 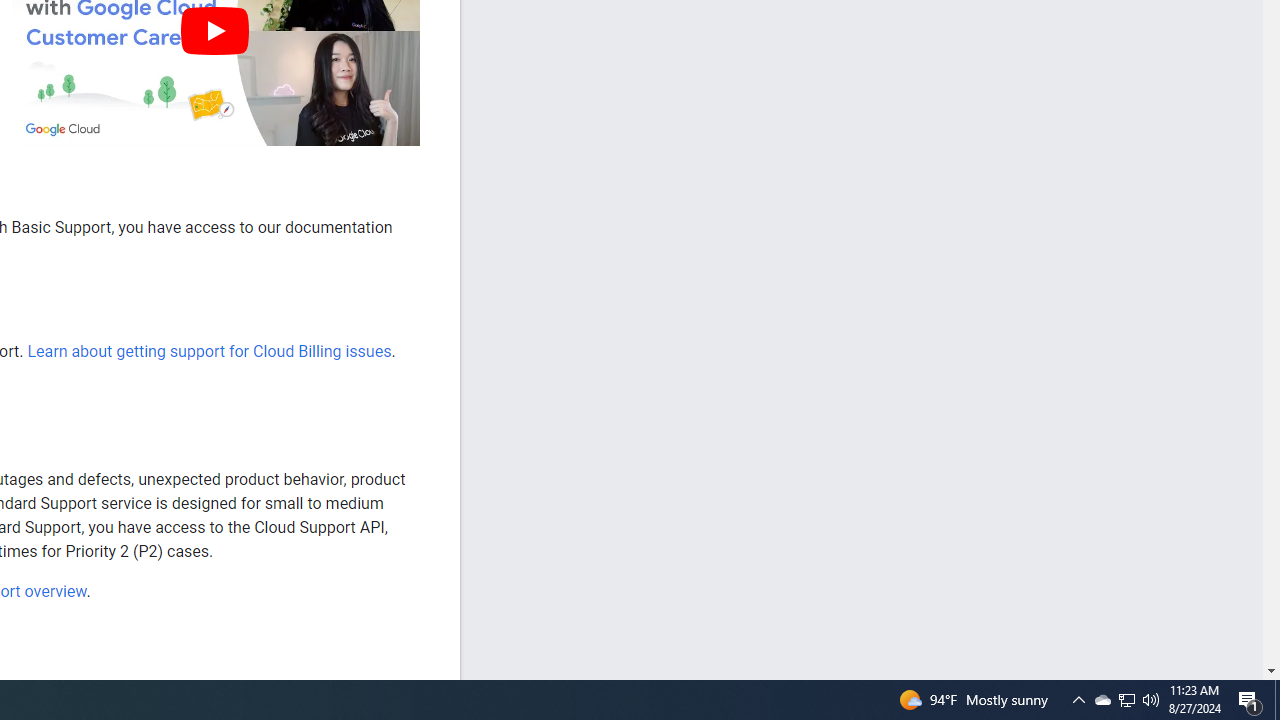 What do you see at coordinates (209, 350) in the screenshot?
I see `'Learn about getting support for Cloud Billing issues'` at bounding box center [209, 350].